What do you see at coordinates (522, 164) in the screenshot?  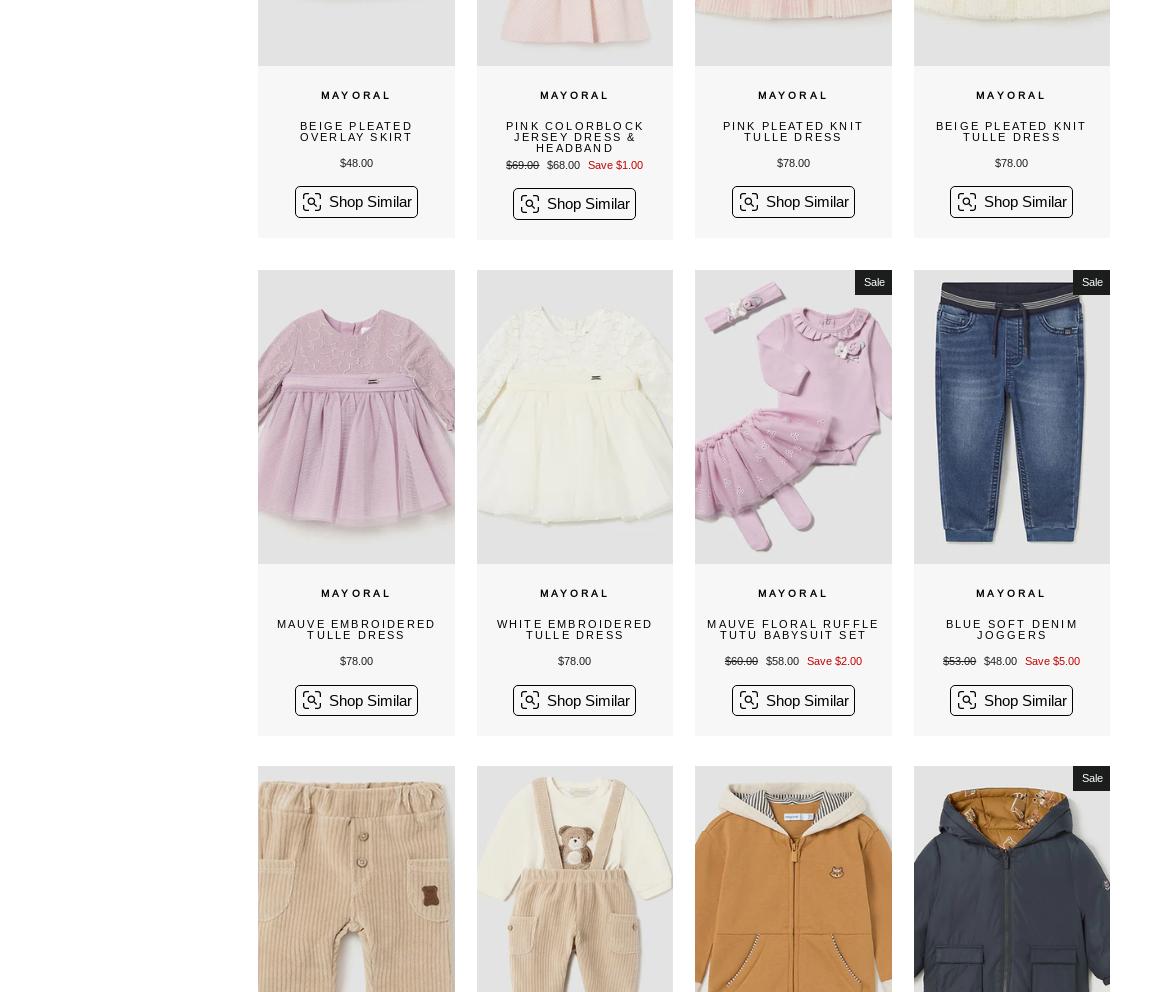 I see `'$69.00'` at bounding box center [522, 164].